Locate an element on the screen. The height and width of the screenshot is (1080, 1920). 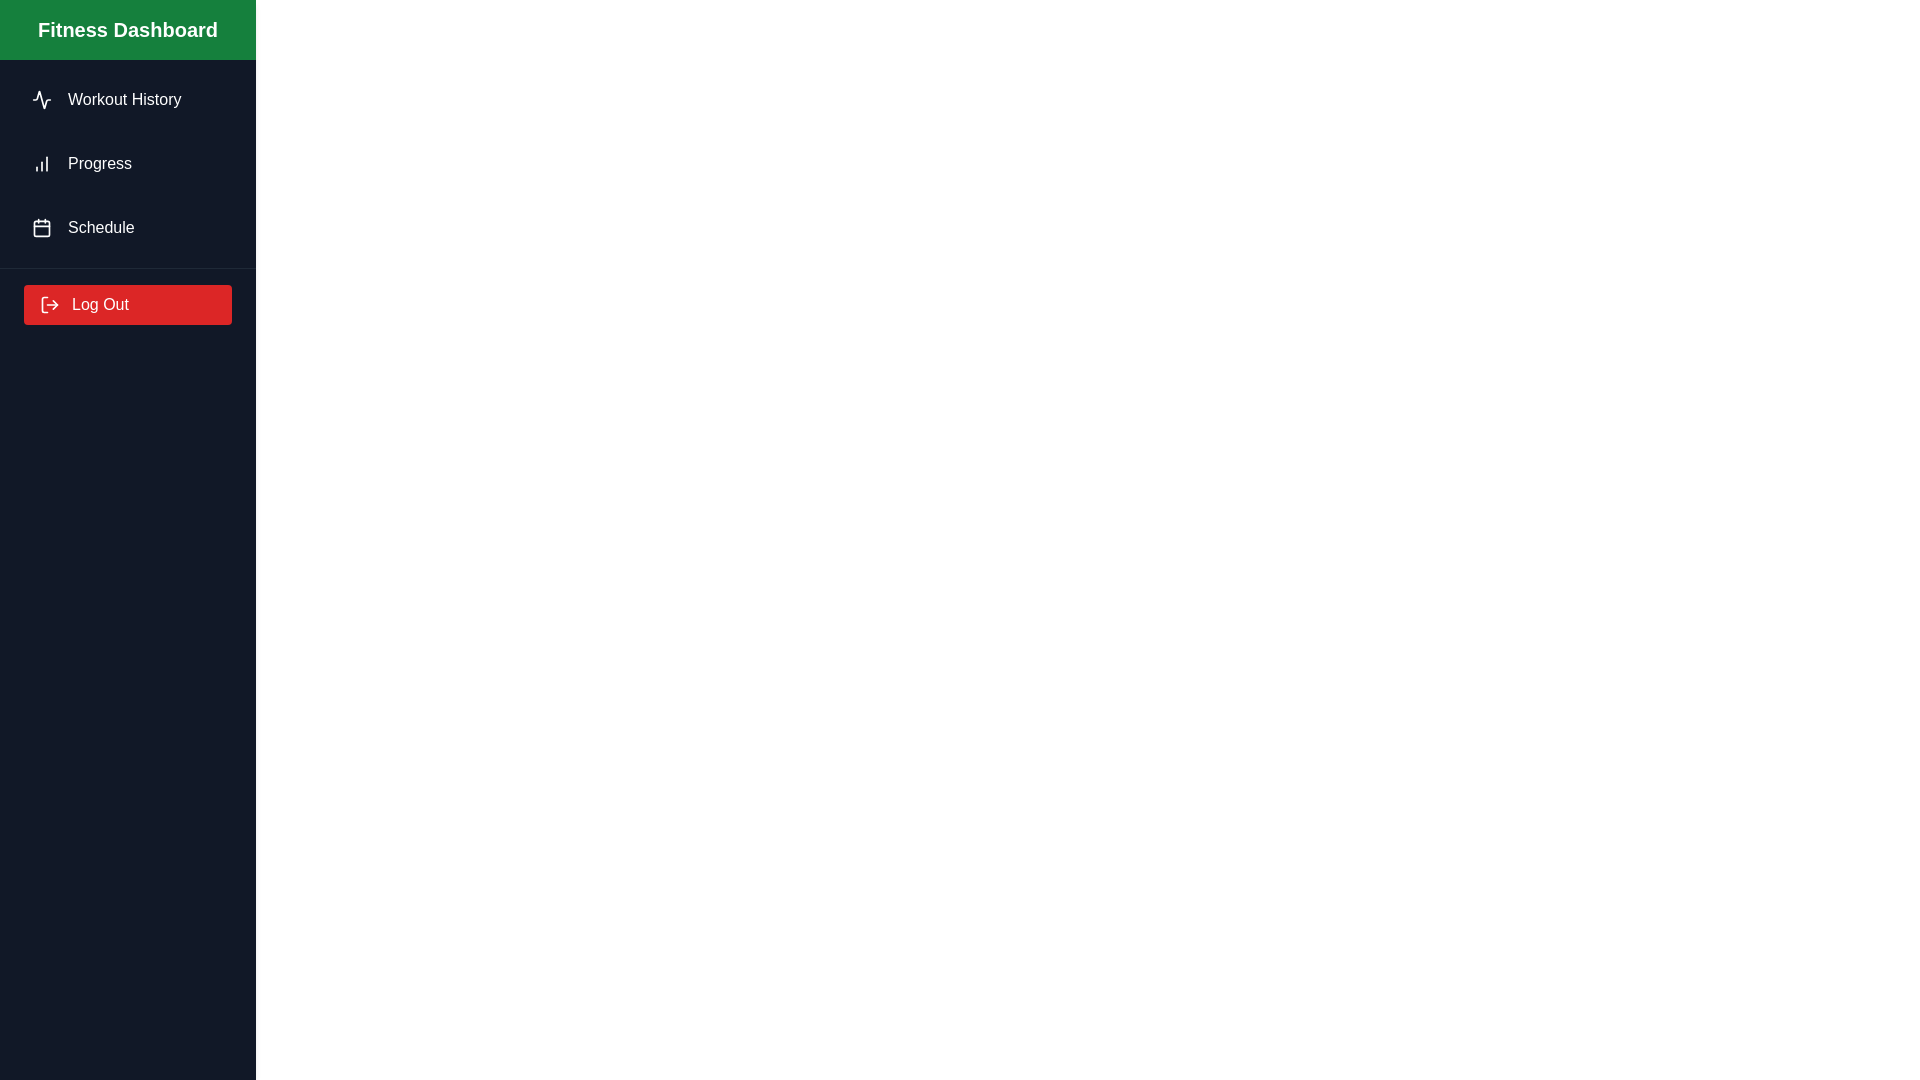
the small icon representing an activity waveform located to the left of the 'Workout History' text label in the sidebar is located at coordinates (42, 100).